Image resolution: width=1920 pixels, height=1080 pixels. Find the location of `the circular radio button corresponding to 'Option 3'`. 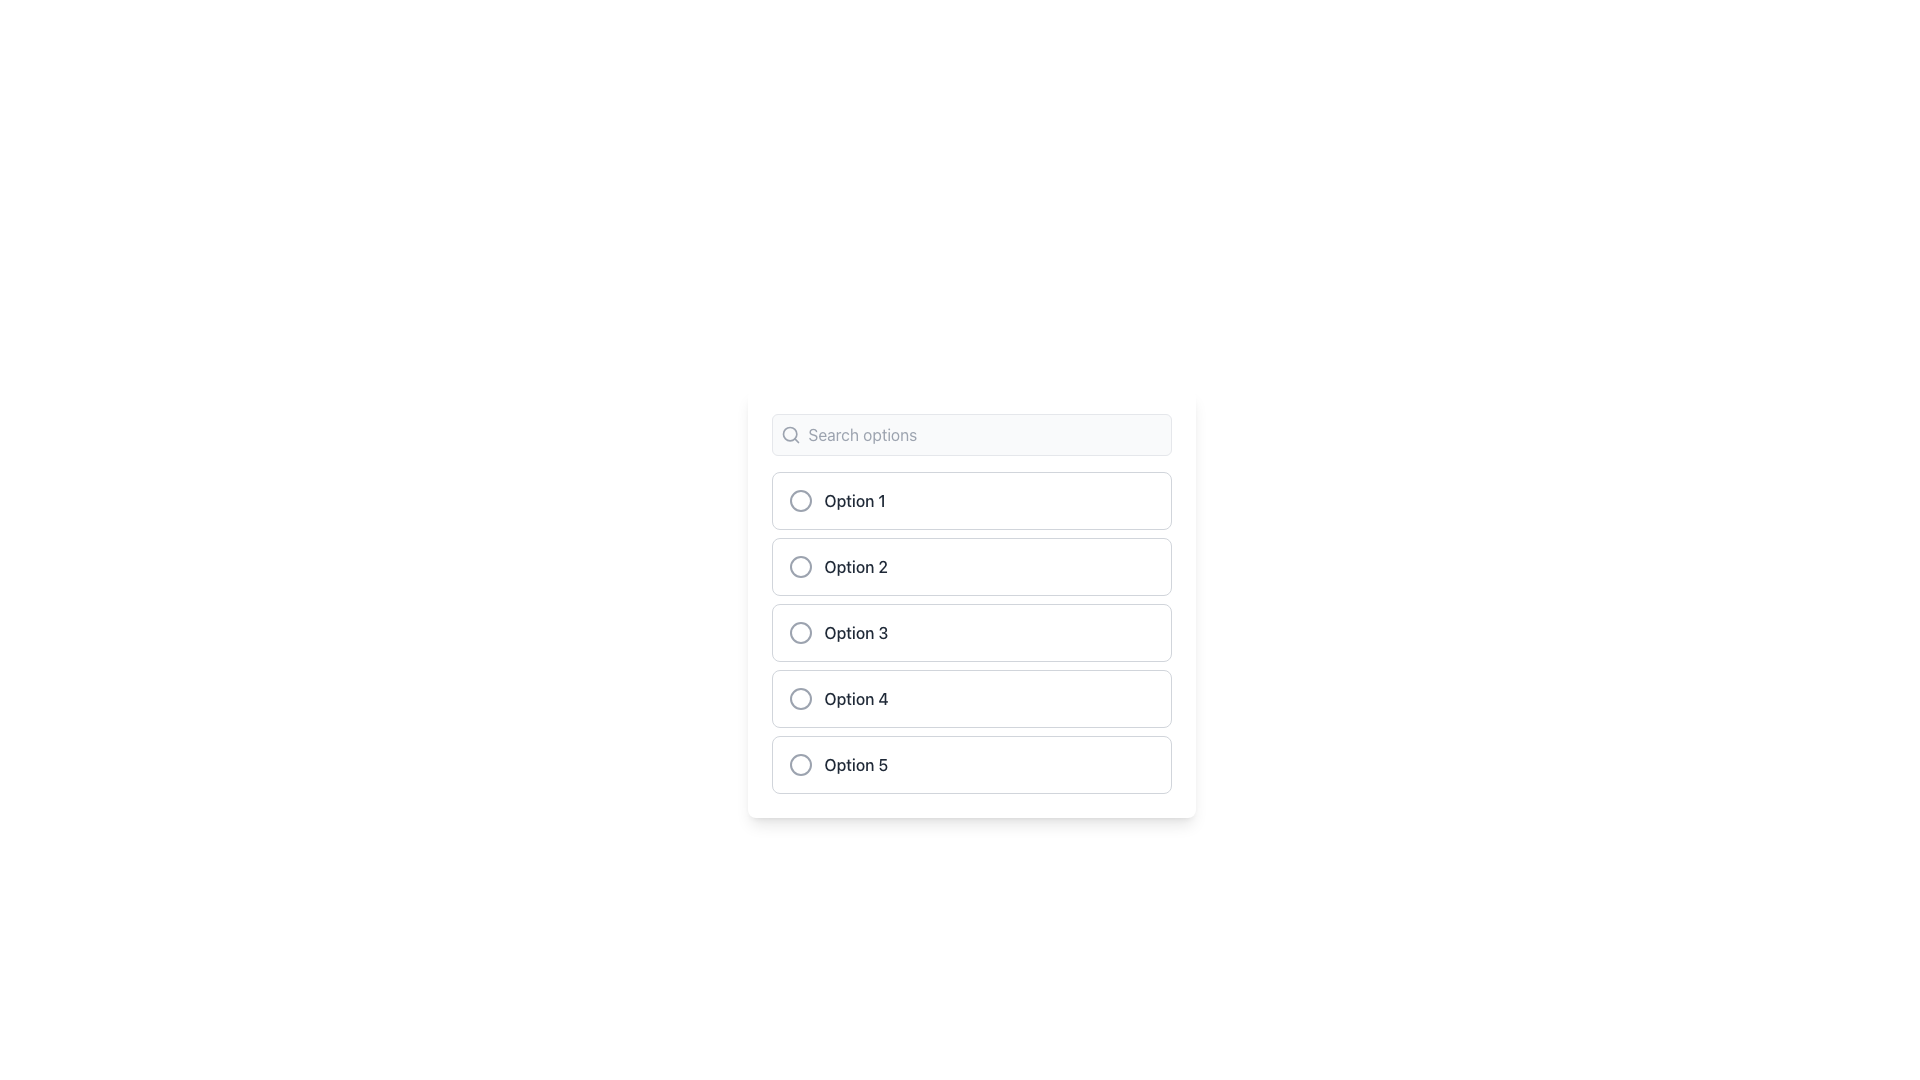

the circular radio button corresponding to 'Option 3' is located at coordinates (800, 632).